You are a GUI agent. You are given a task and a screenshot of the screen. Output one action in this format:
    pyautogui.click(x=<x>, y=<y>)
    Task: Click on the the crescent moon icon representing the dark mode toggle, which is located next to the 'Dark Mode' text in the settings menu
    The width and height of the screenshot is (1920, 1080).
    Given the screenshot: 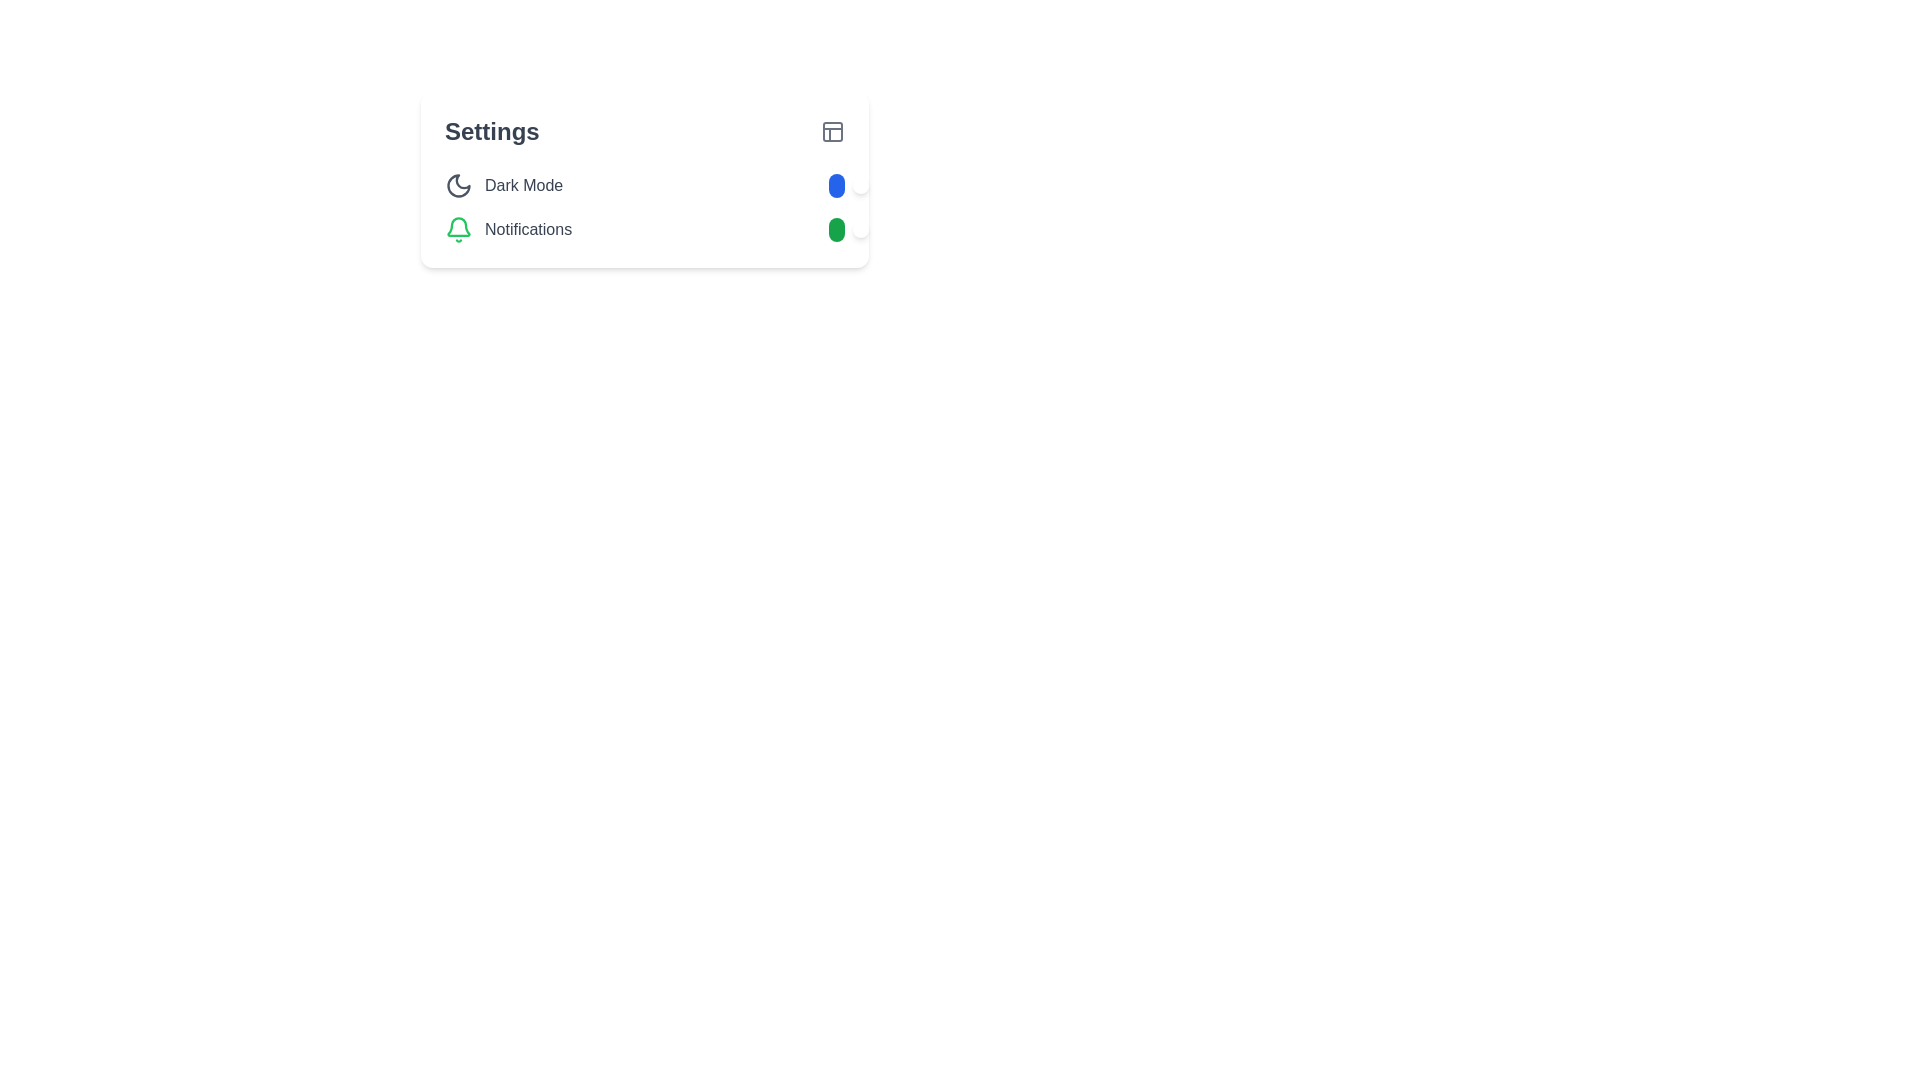 What is the action you would take?
    pyautogui.click(x=458, y=185)
    